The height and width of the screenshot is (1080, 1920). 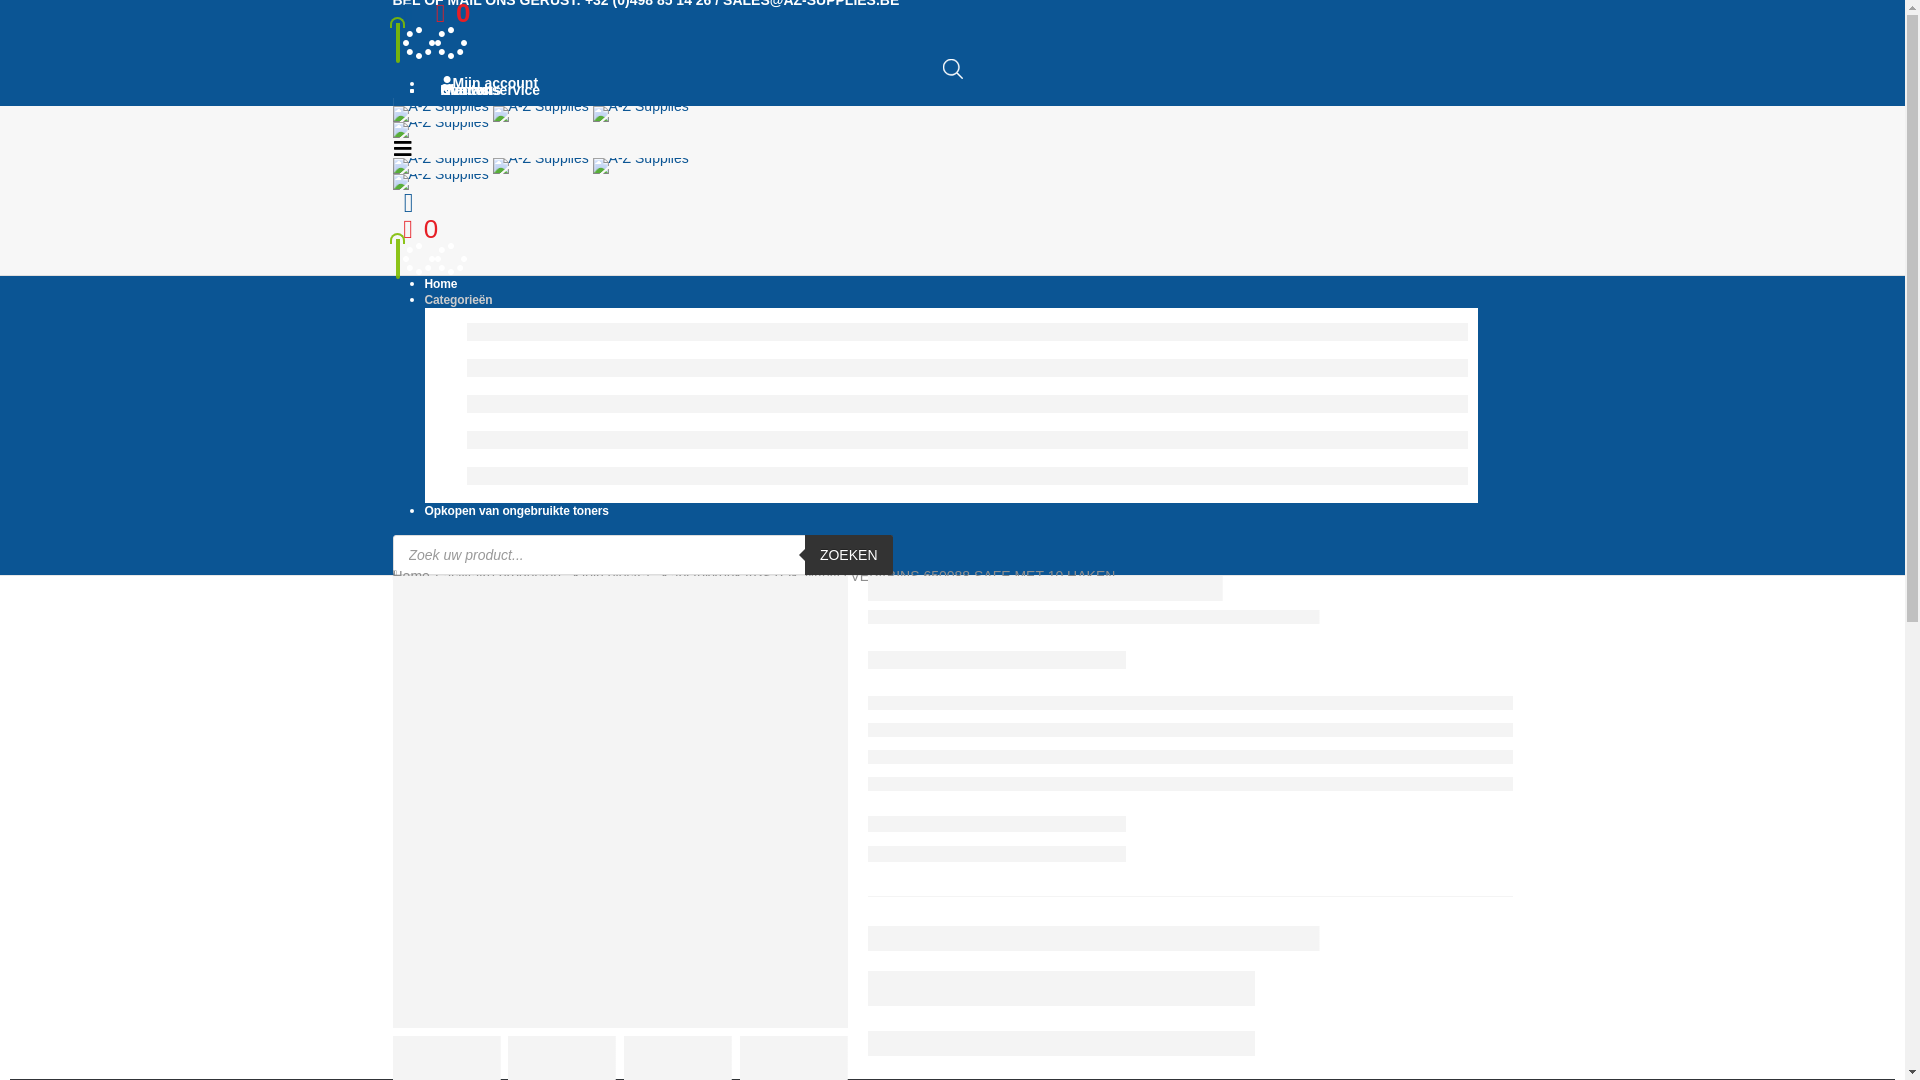 What do you see at coordinates (446, 12) in the screenshot?
I see `'0'` at bounding box center [446, 12].